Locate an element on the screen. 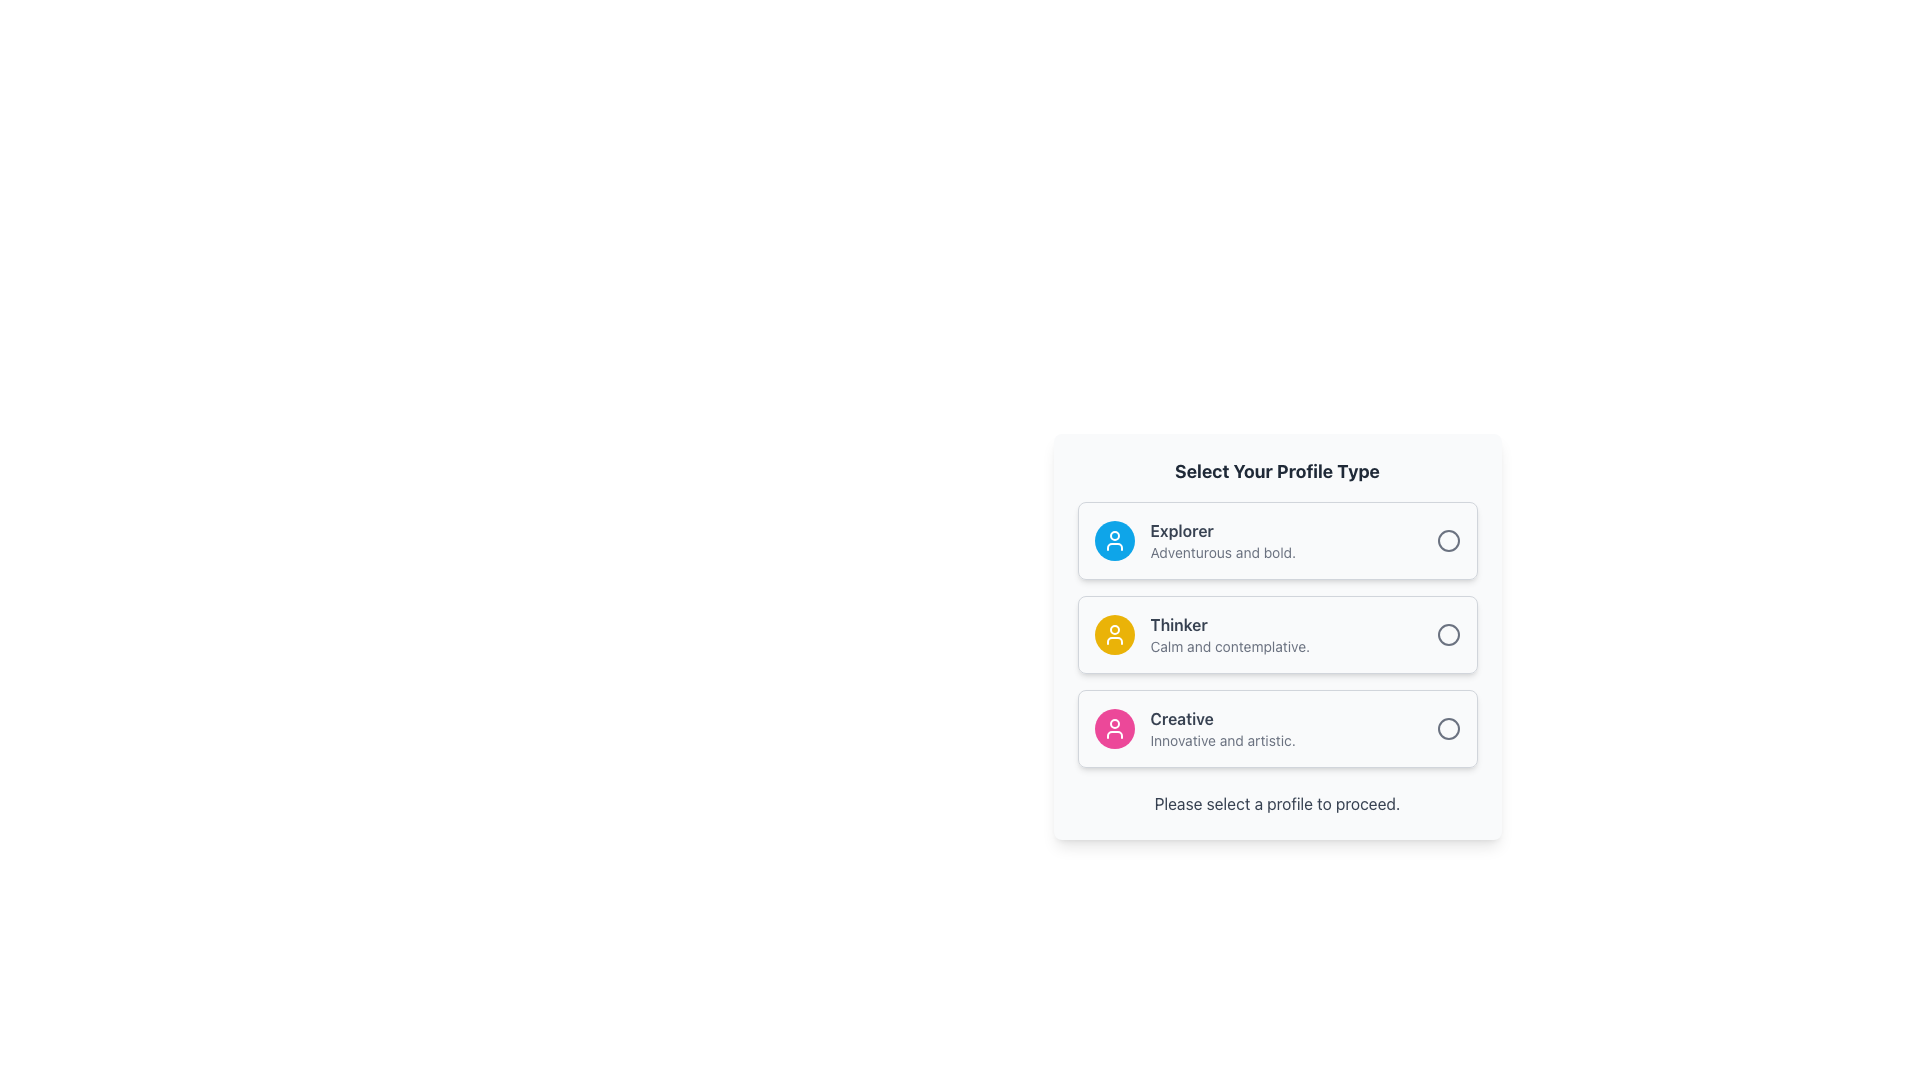 Image resolution: width=1920 pixels, height=1080 pixels. the radio button in the selection component for choosing a profile type ('Explorer', 'Thinker', or 'Creative') is located at coordinates (1276, 635).